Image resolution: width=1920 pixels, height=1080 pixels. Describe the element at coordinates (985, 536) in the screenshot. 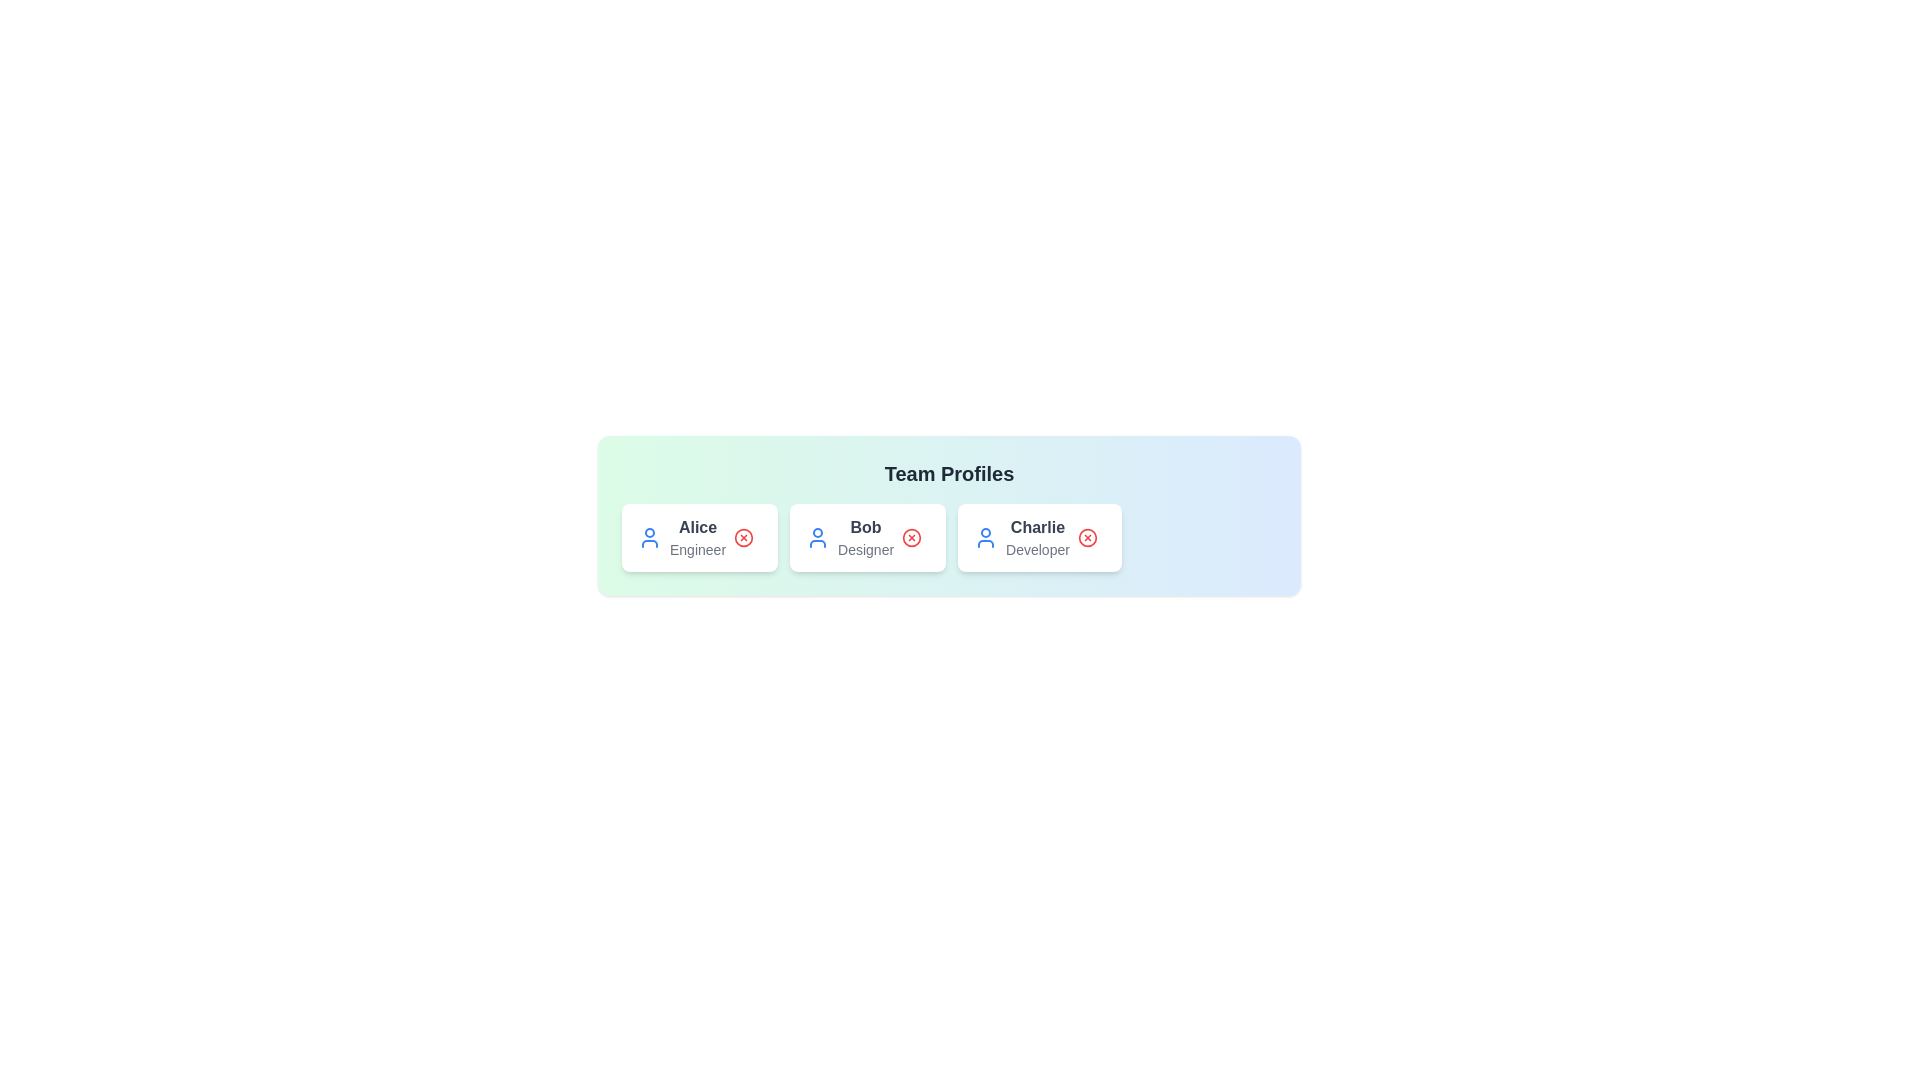

I see `the user icon associated with the profile Charlie` at that location.